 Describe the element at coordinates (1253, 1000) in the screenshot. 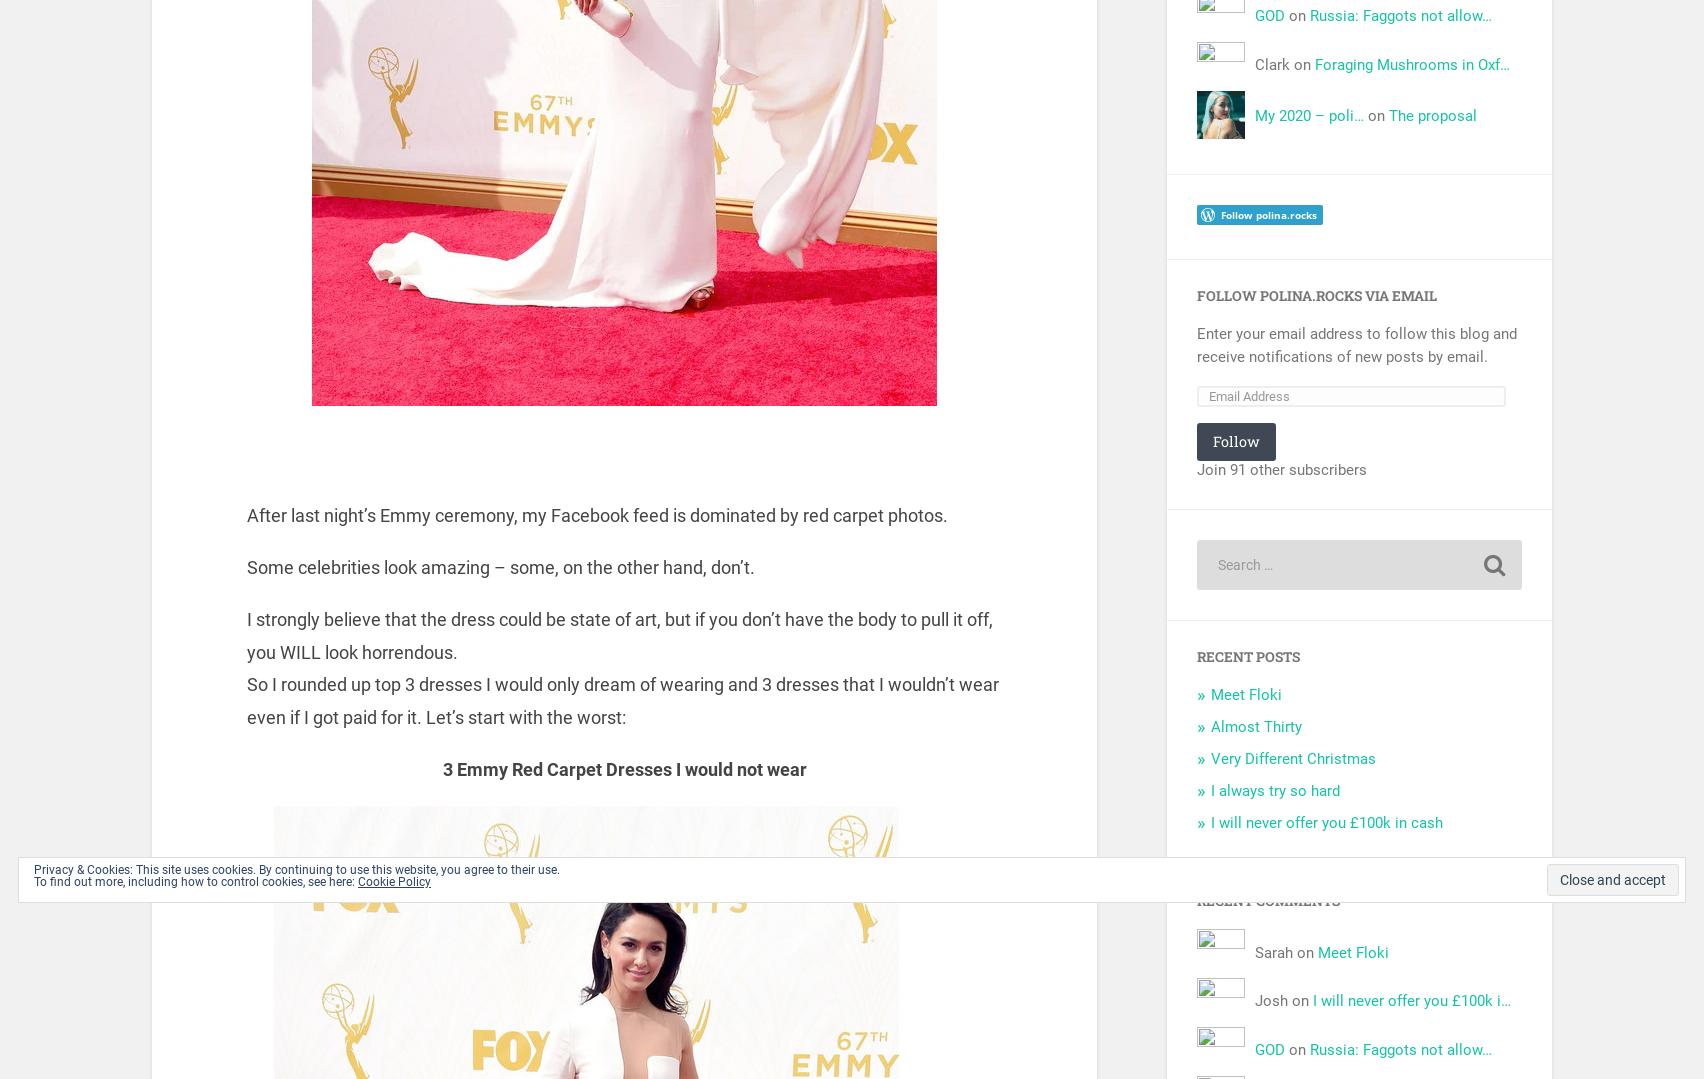

I see `'Josh on'` at that location.